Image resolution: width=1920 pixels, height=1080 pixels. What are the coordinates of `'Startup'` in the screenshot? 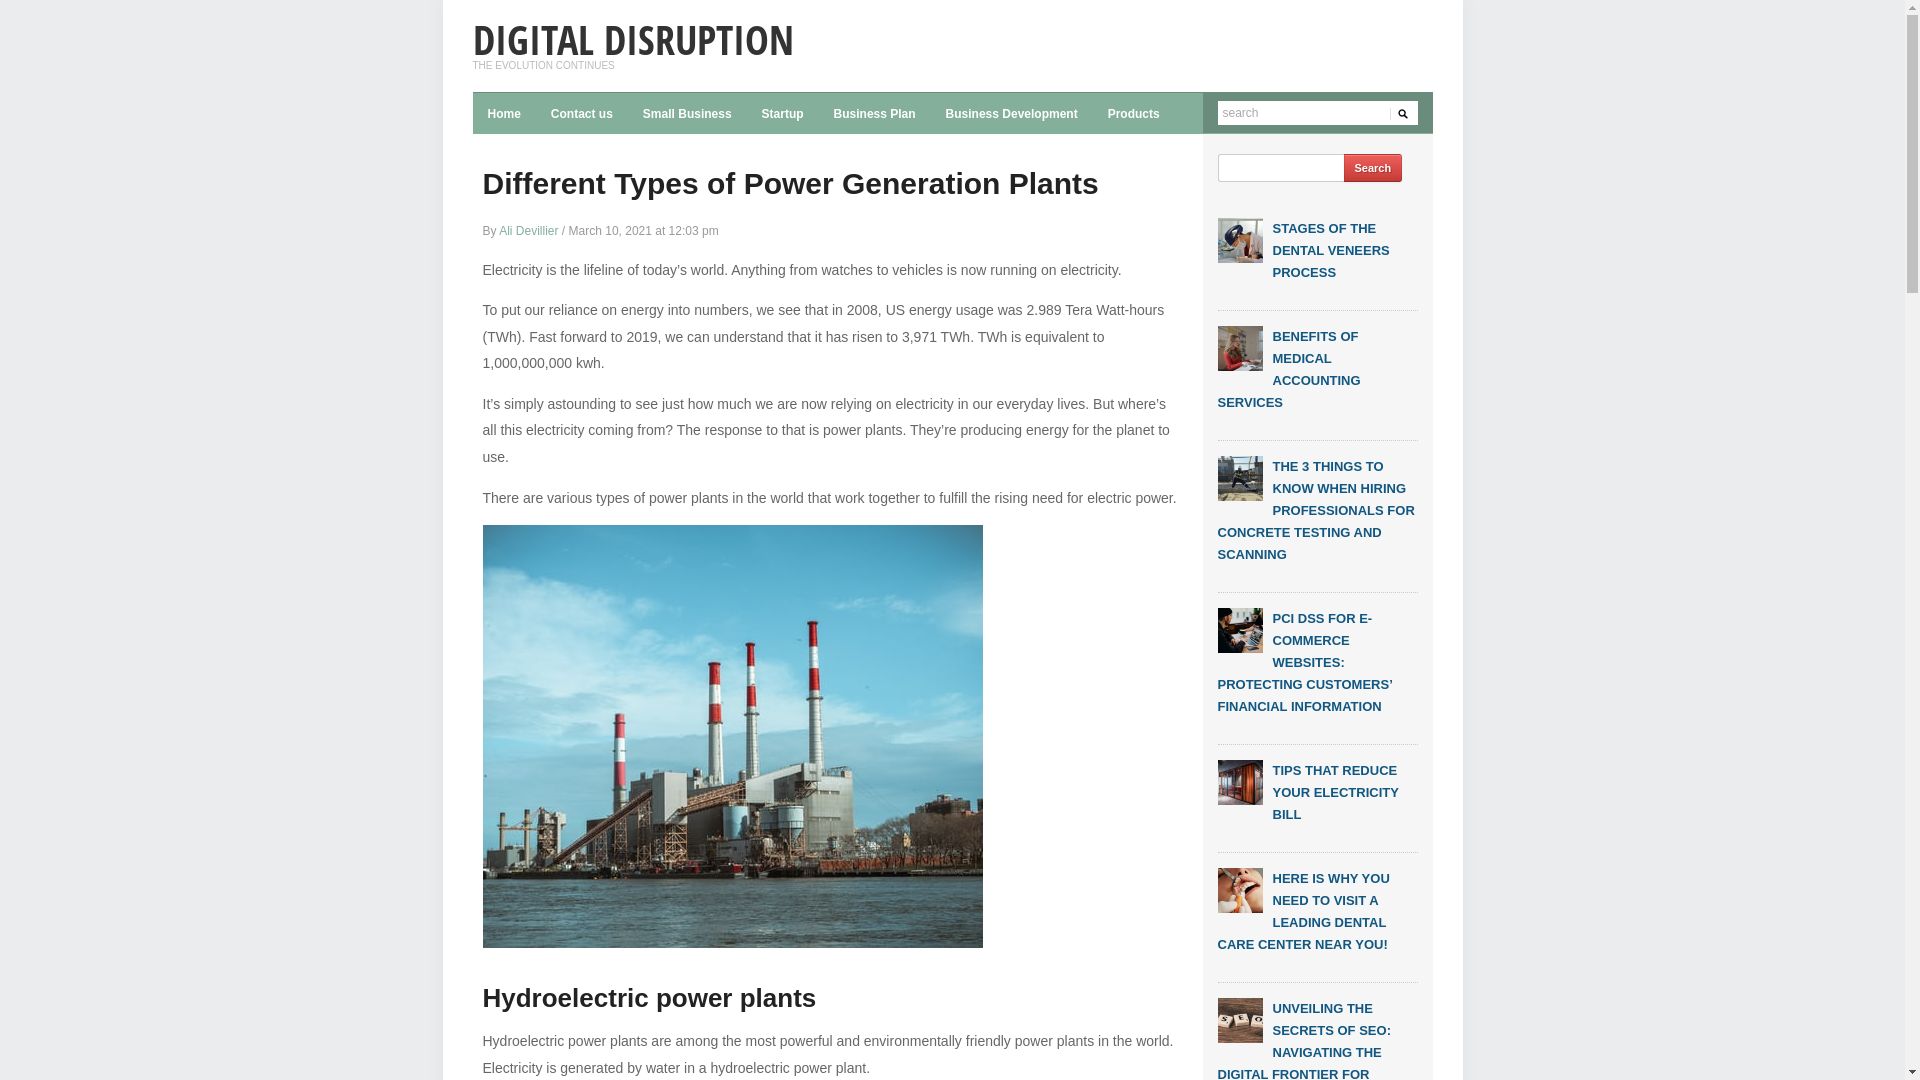 It's located at (781, 112).